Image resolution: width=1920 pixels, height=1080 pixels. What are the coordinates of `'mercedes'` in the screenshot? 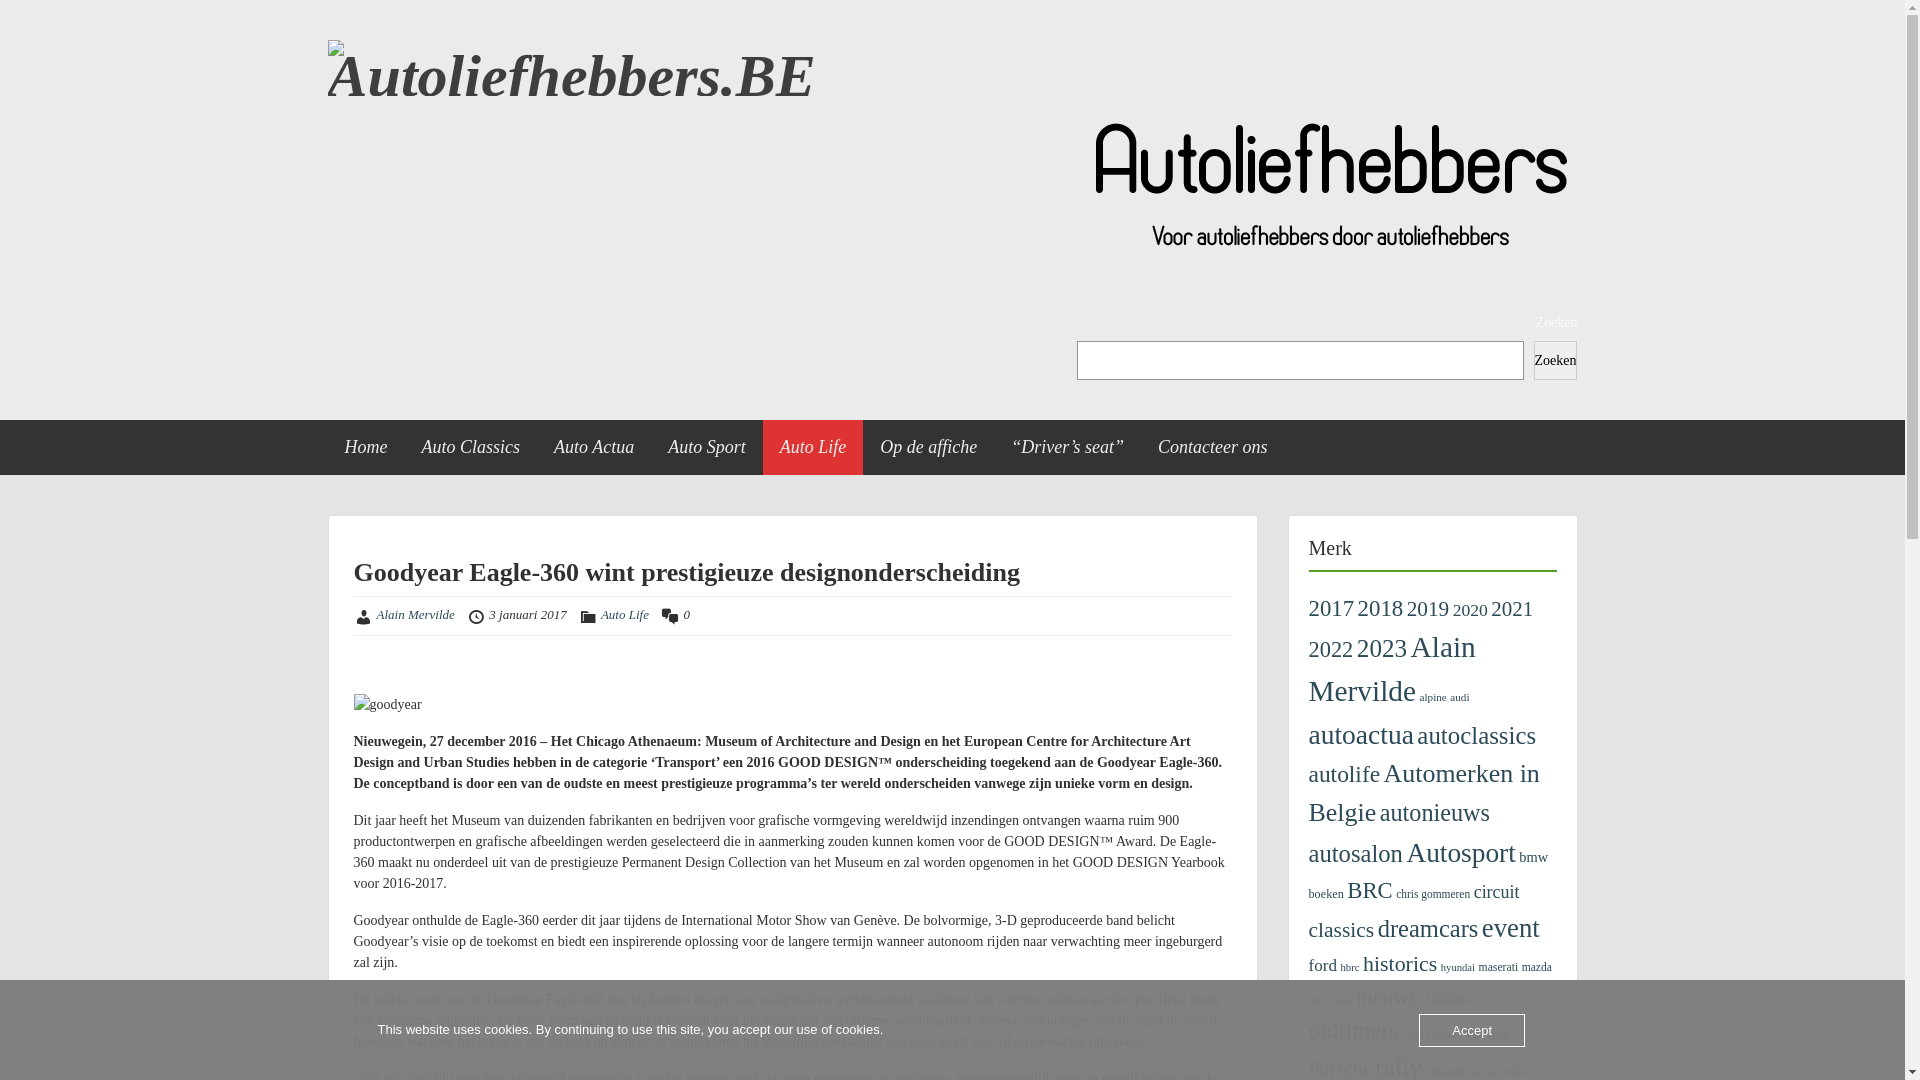 It's located at (1308, 1000).